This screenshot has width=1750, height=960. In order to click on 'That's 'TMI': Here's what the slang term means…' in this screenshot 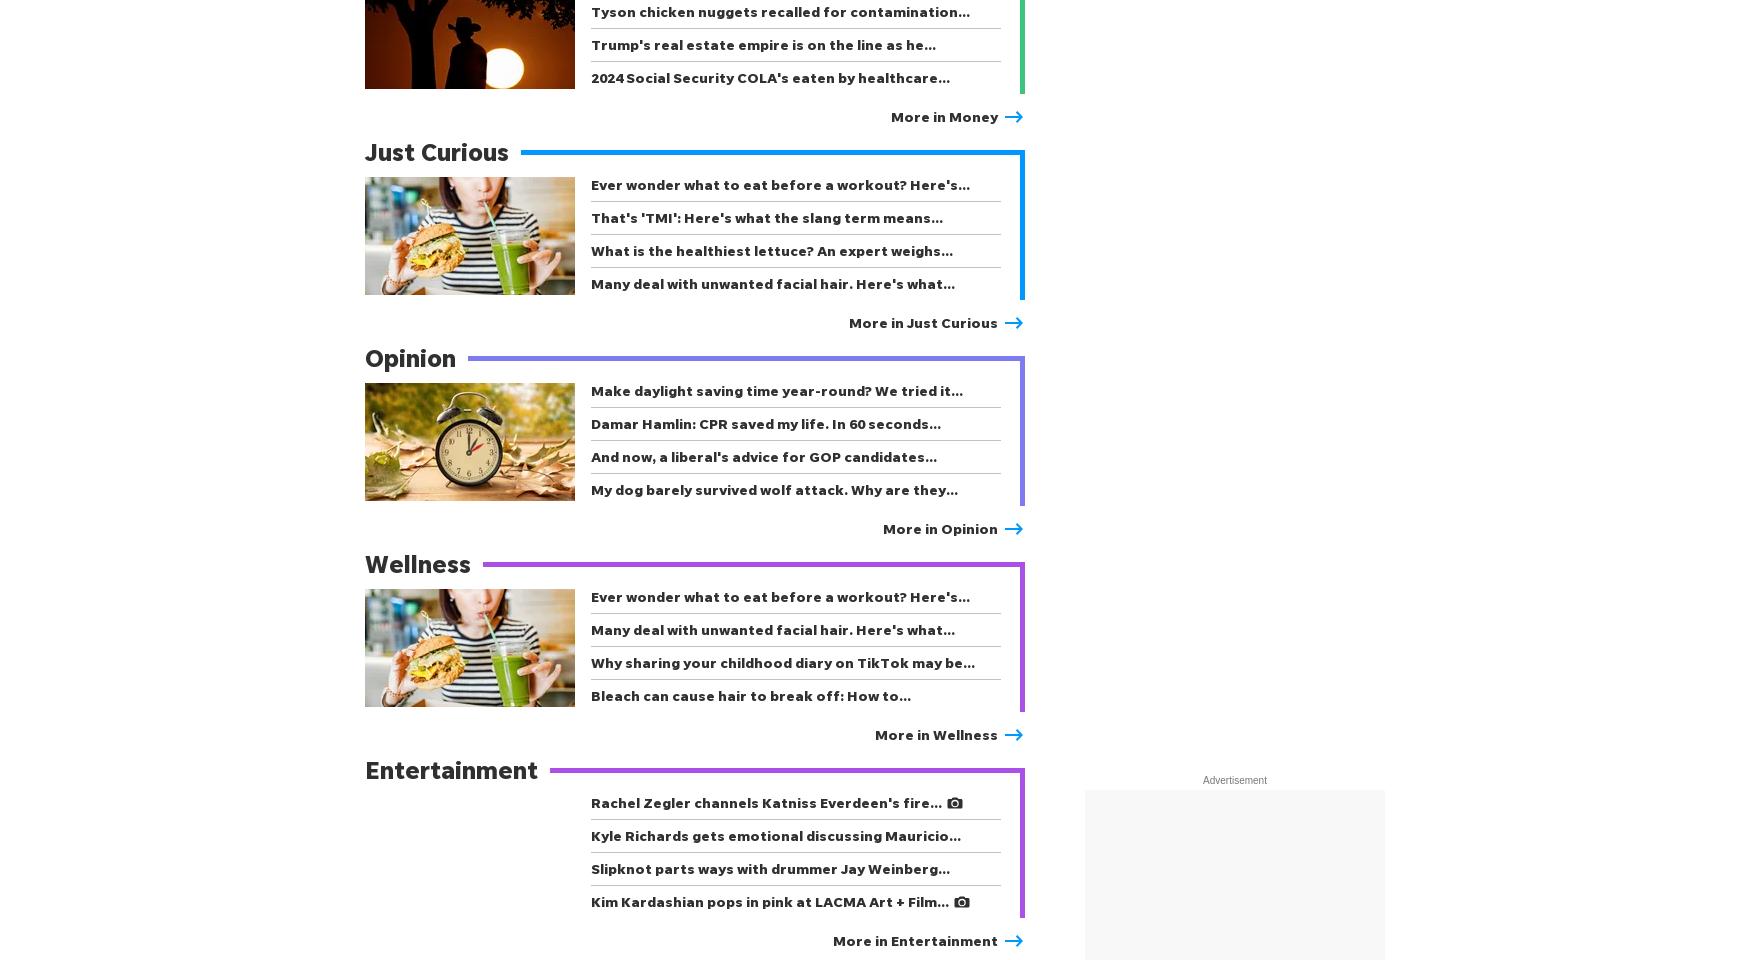, I will do `click(766, 217)`.